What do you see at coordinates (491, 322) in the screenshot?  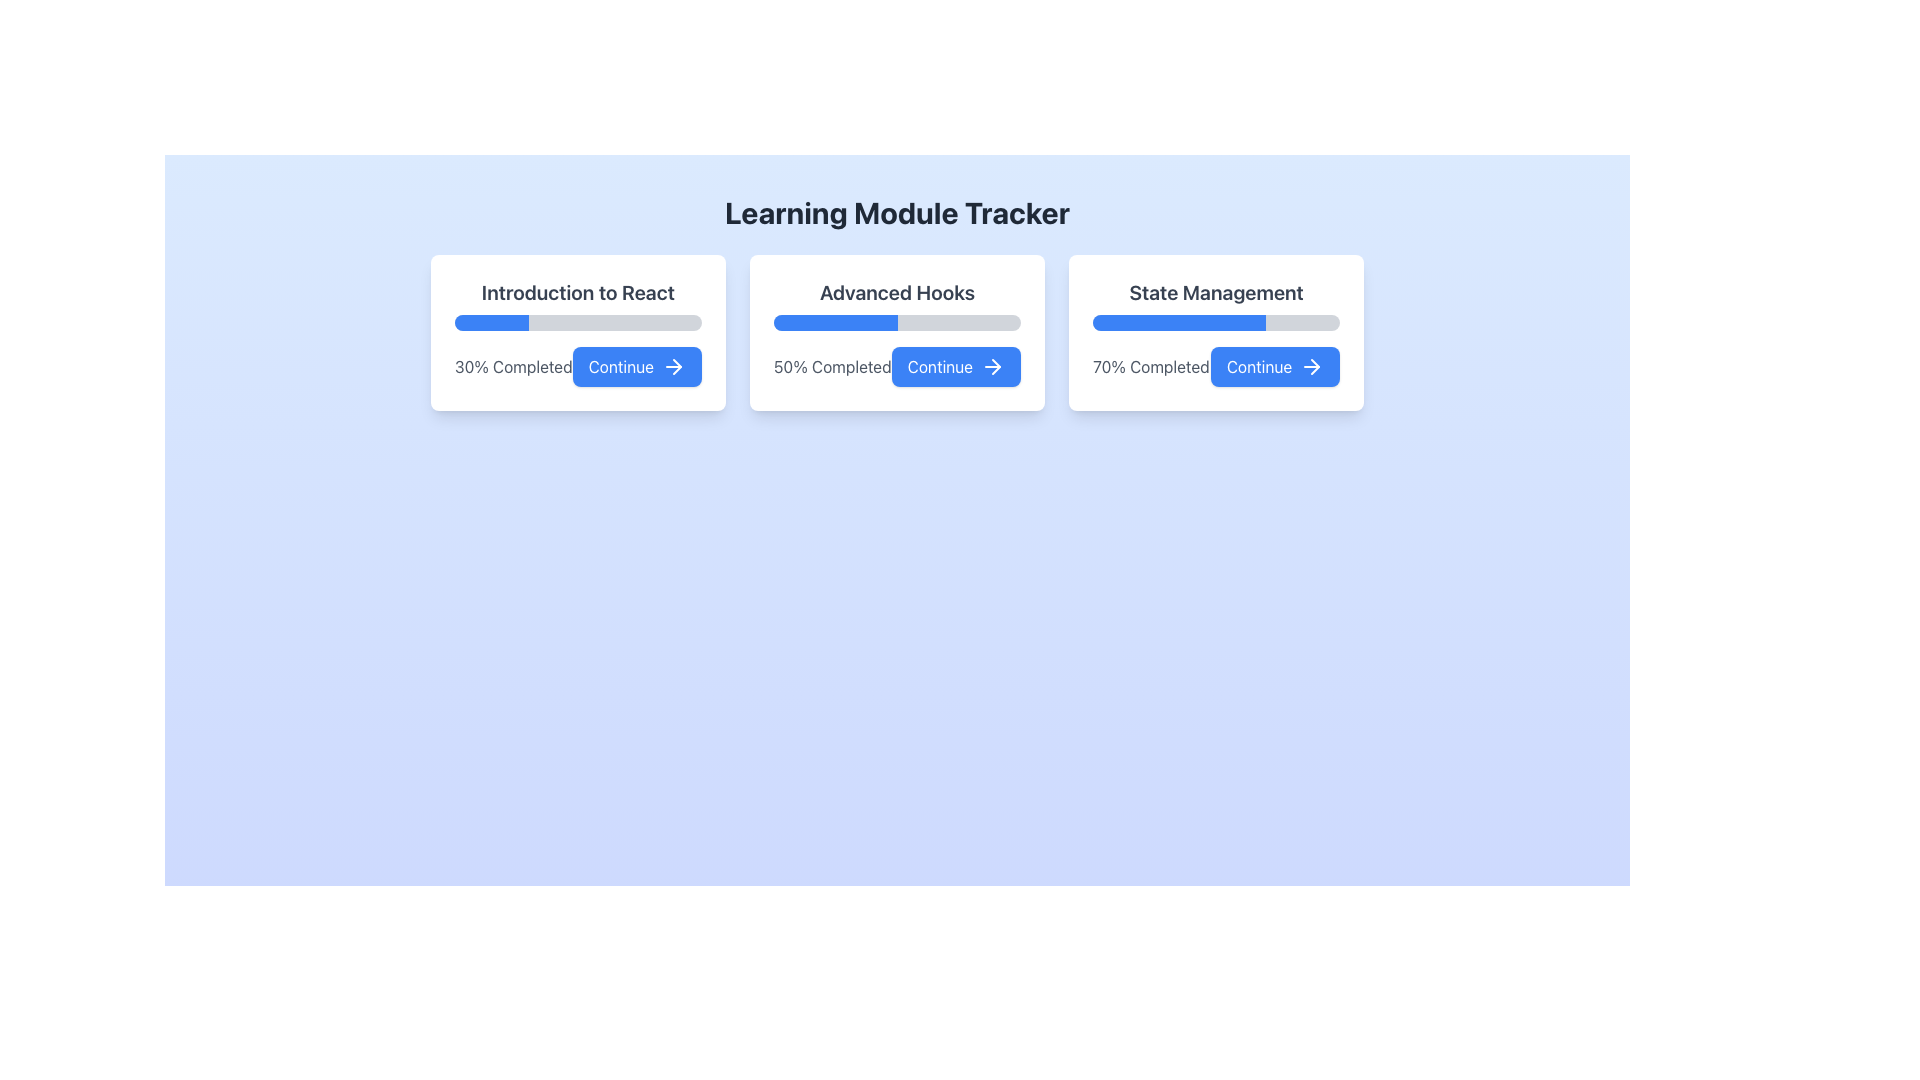 I see `the filled section of the progress bar that indicates 30% completion for the 'Introduction to React' module` at bounding box center [491, 322].